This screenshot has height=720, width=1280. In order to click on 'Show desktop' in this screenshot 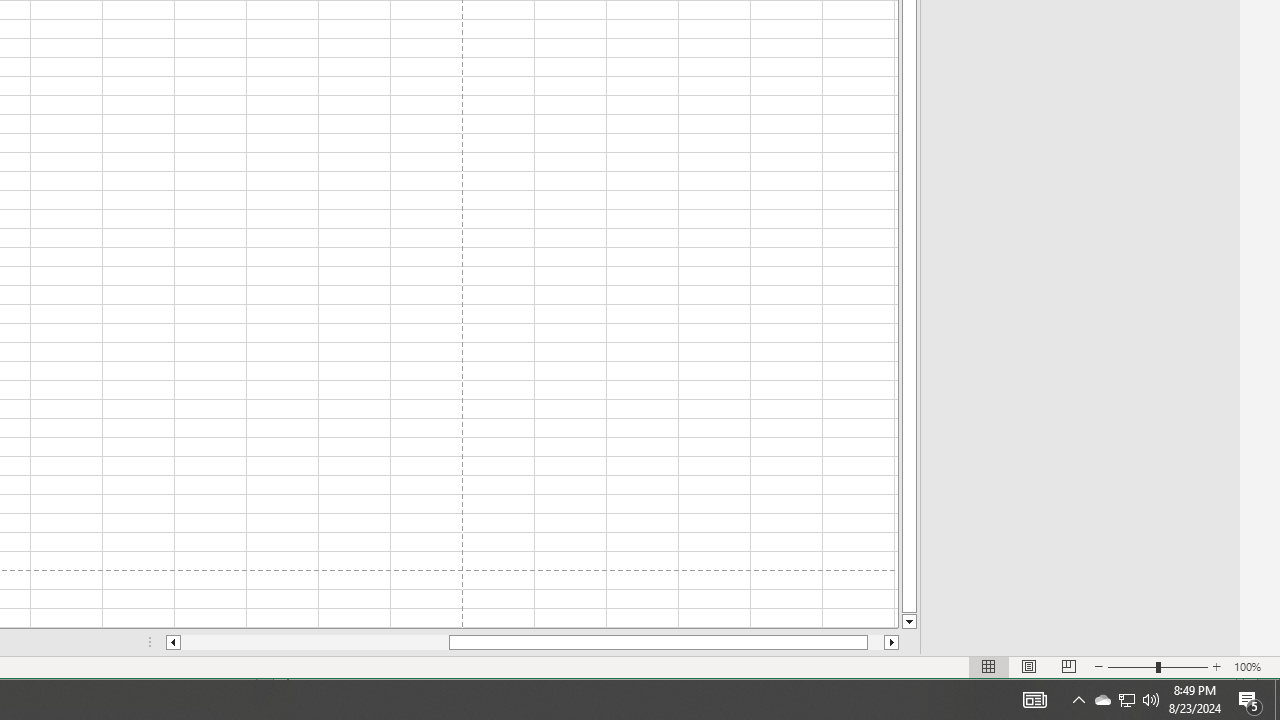, I will do `click(1276, 698)`.